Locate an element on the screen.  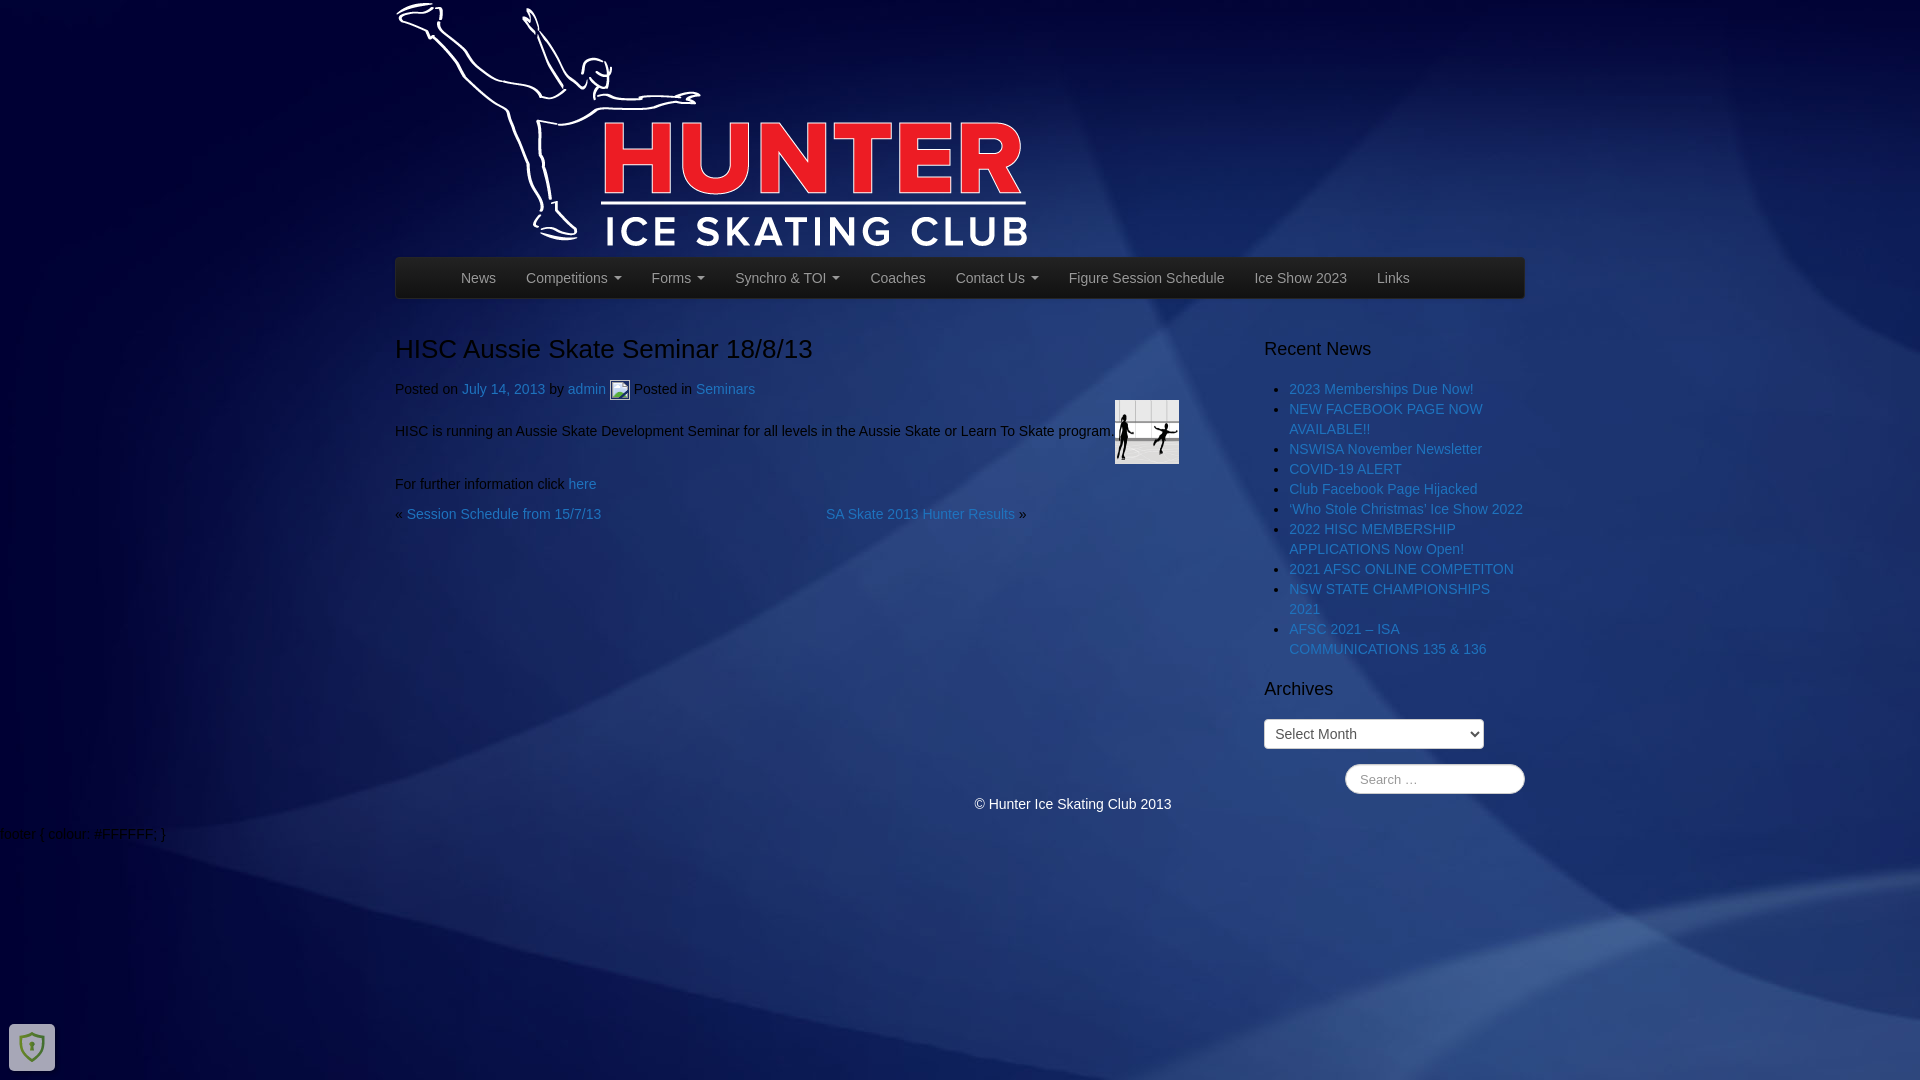
'NEW FACEBOOK PAGE NOW AVAILABLE!!' is located at coordinates (1384, 418).